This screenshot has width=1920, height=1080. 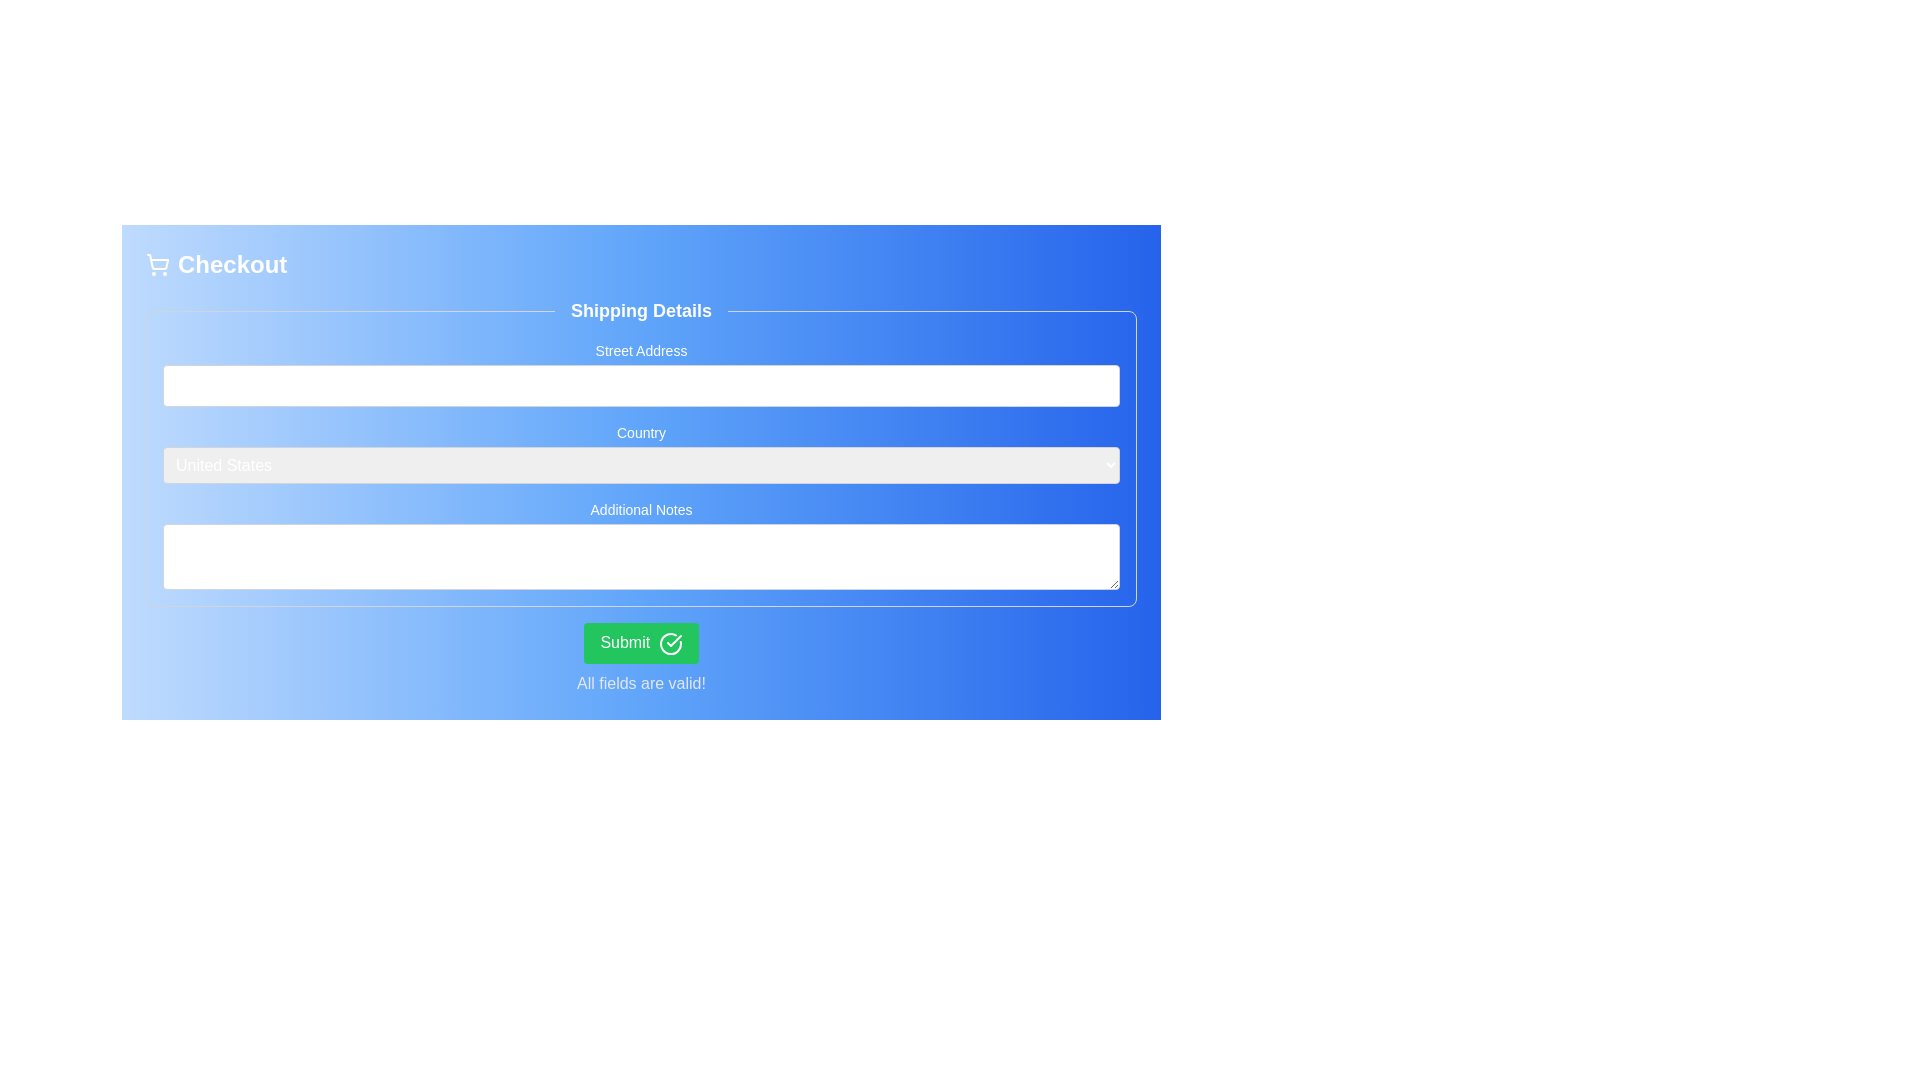 What do you see at coordinates (641, 682) in the screenshot?
I see `the static text label that states 'All fields are valid!', styled in muted gray and positioned at the bottom of a blue gradient background` at bounding box center [641, 682].